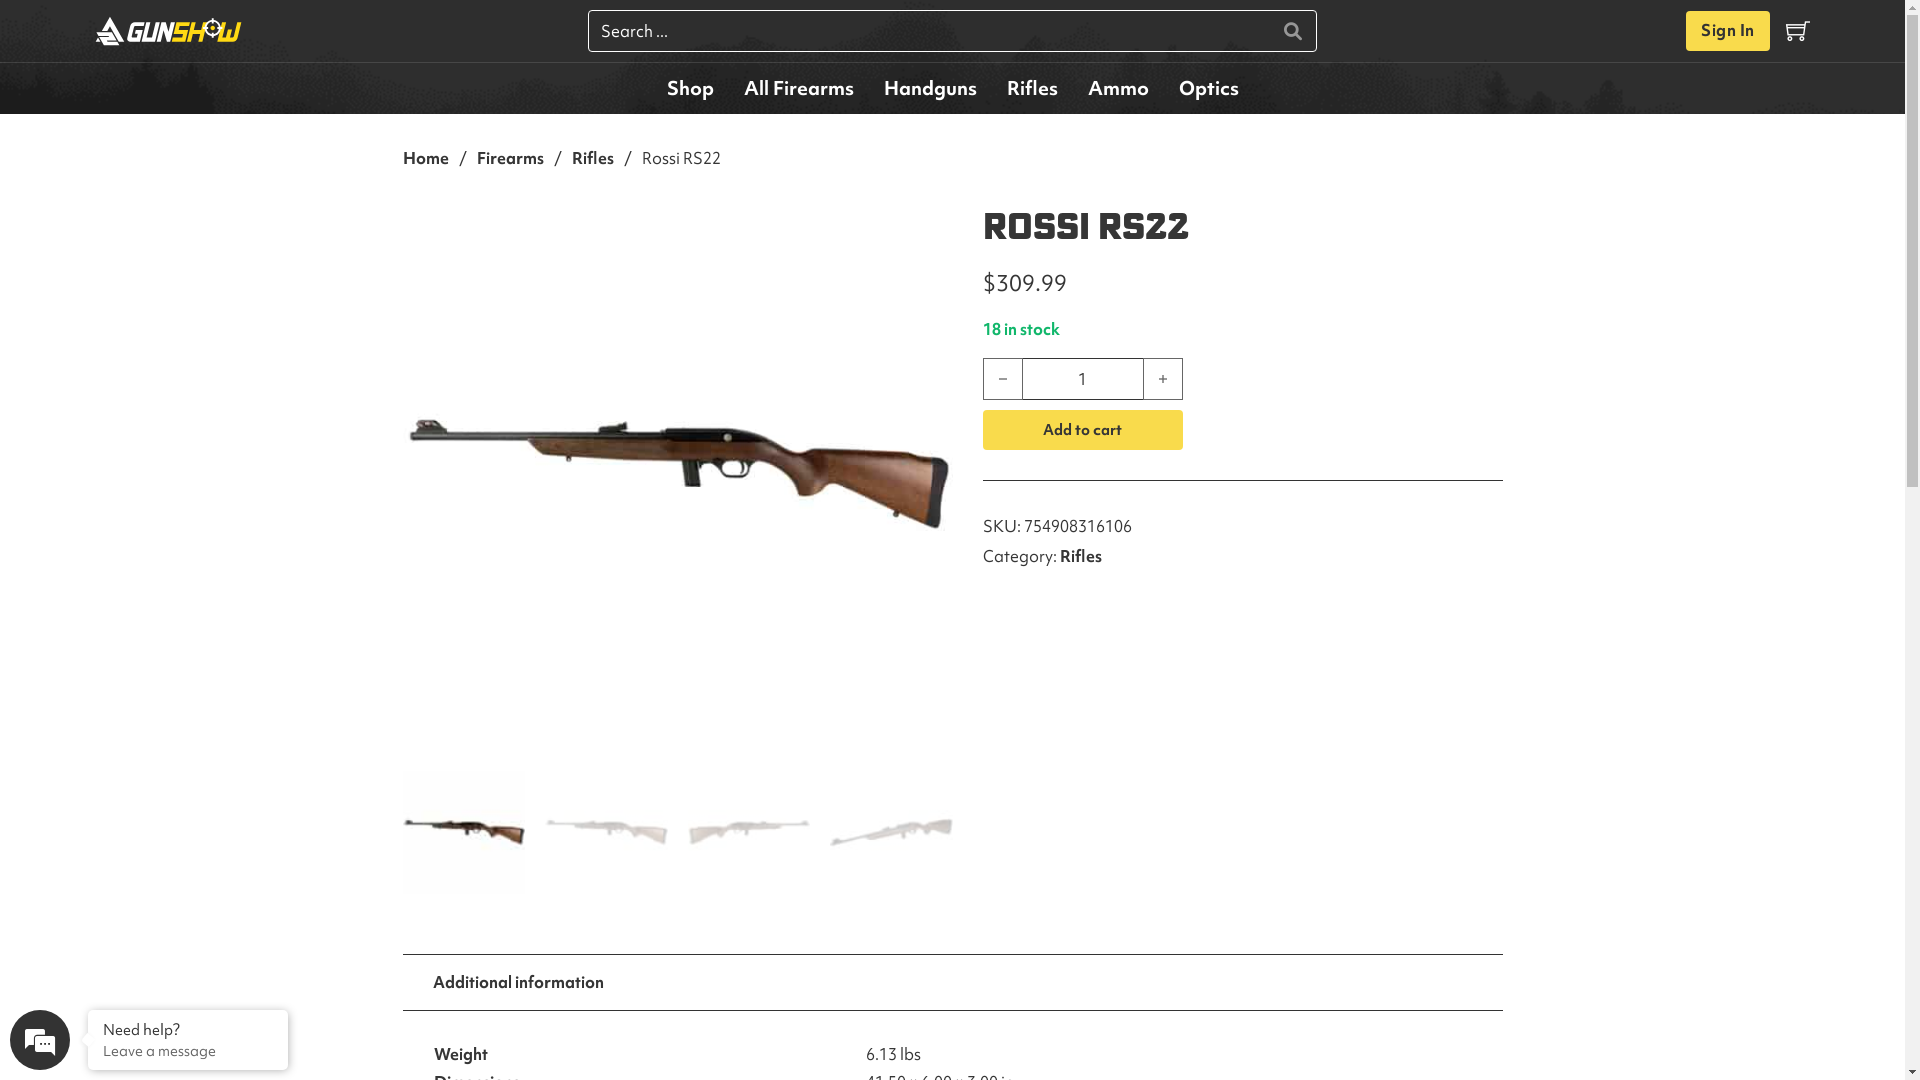  Describe the element at coordinates (1032, 87) in the screenshot. I see `'Rifles'` at that location.